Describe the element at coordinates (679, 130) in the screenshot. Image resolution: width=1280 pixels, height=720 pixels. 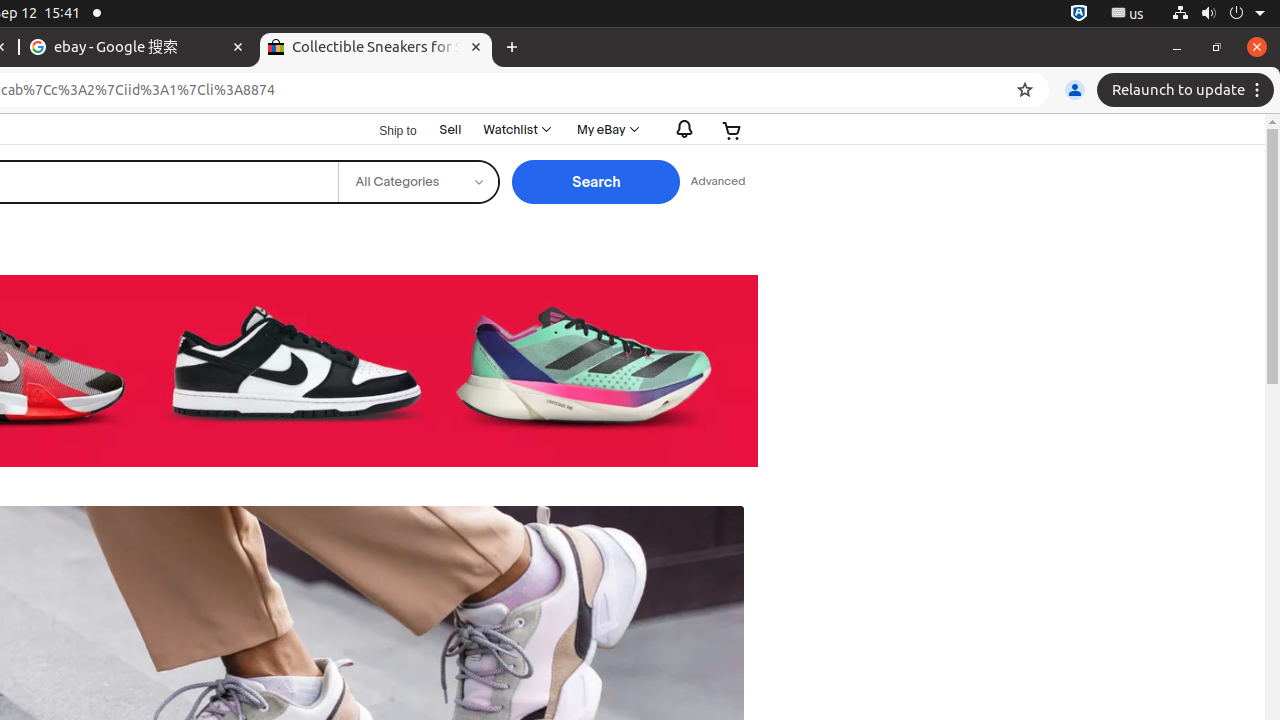
I see `'Notifications'` at that location.